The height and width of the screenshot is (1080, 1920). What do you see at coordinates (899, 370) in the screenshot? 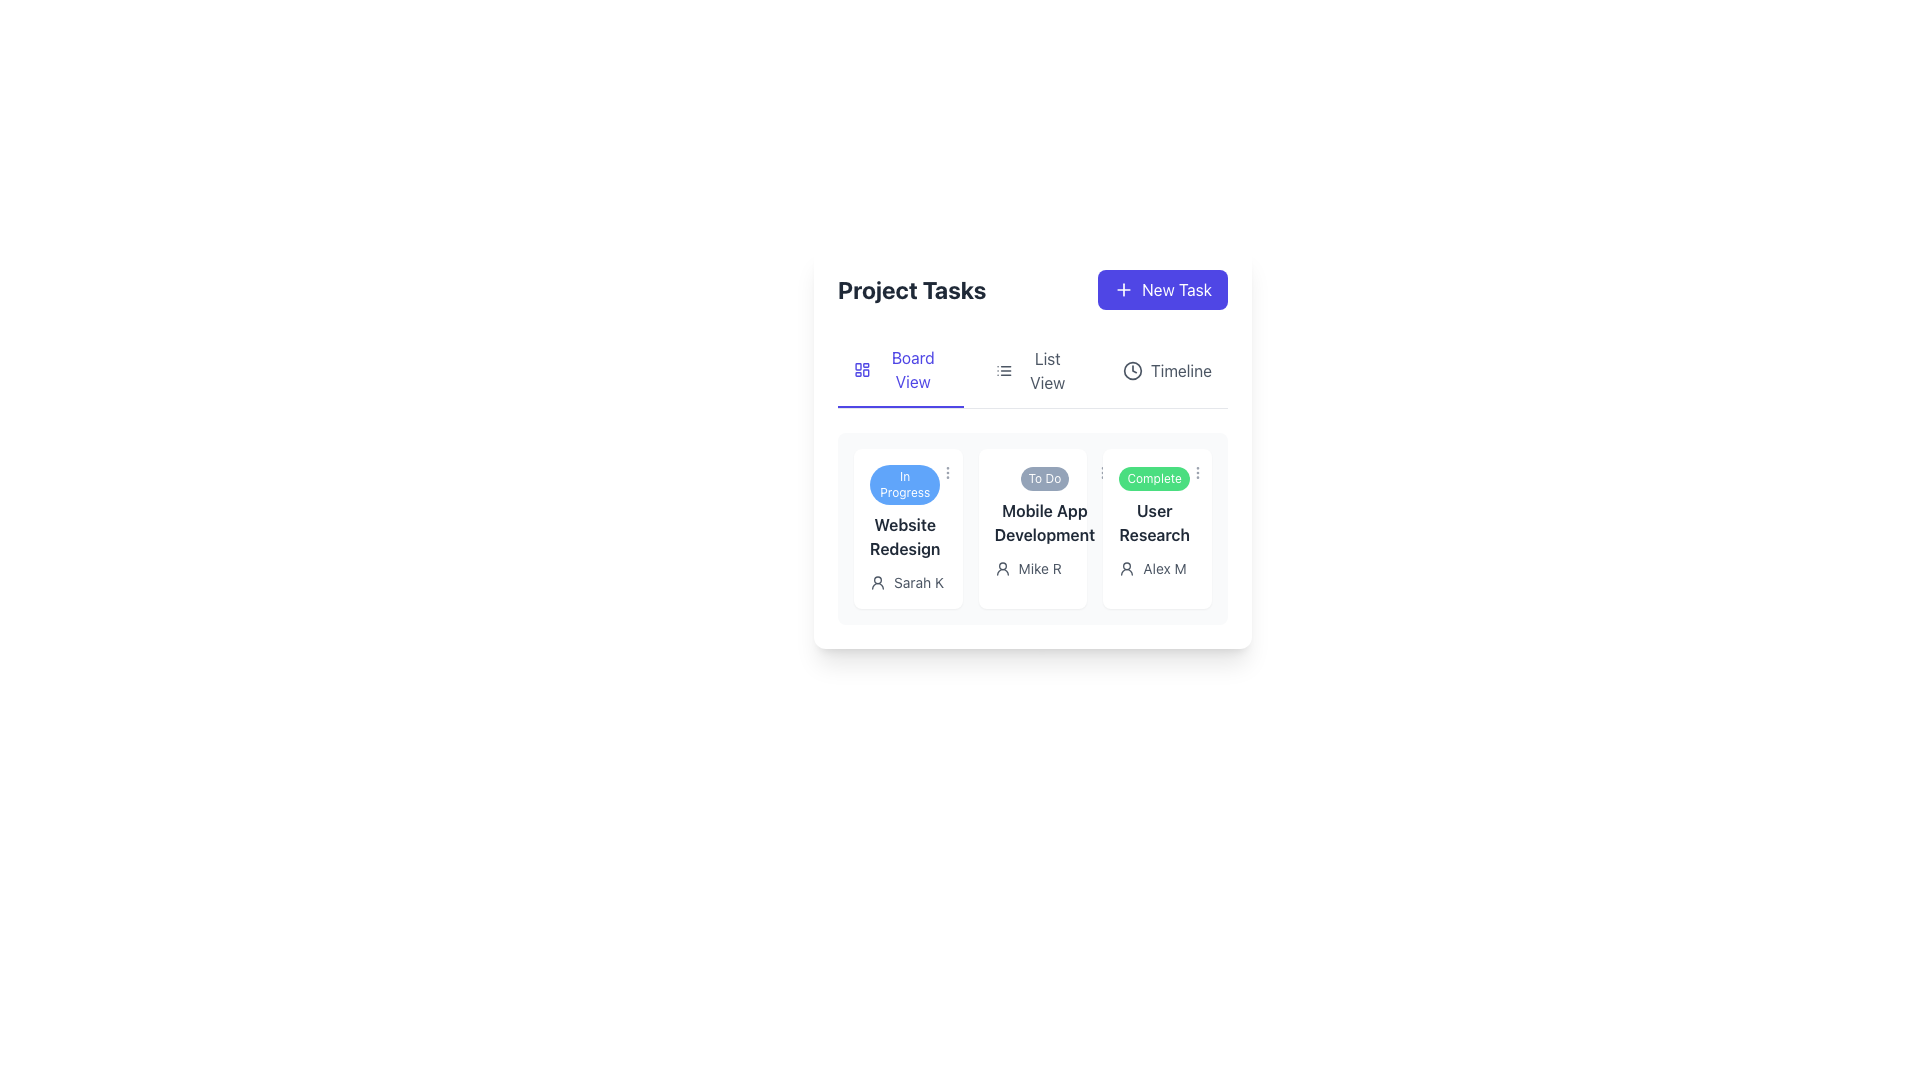
I see `the button that switches to board-style view of tasks, located in the upper-left section of the 'Project Tasks' card, to receive additional visual feedback` at bounding box center [899, 370].